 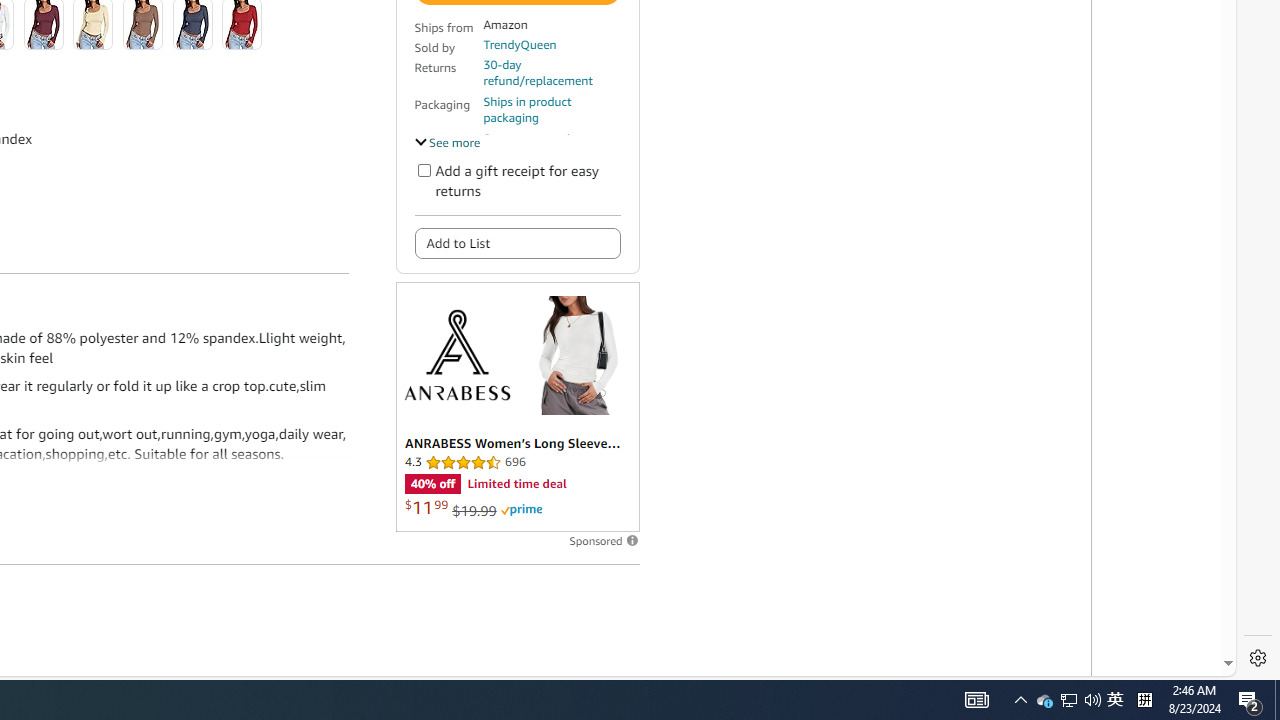 I want to click on 'Secure transaction', so click(x=533, y=137).